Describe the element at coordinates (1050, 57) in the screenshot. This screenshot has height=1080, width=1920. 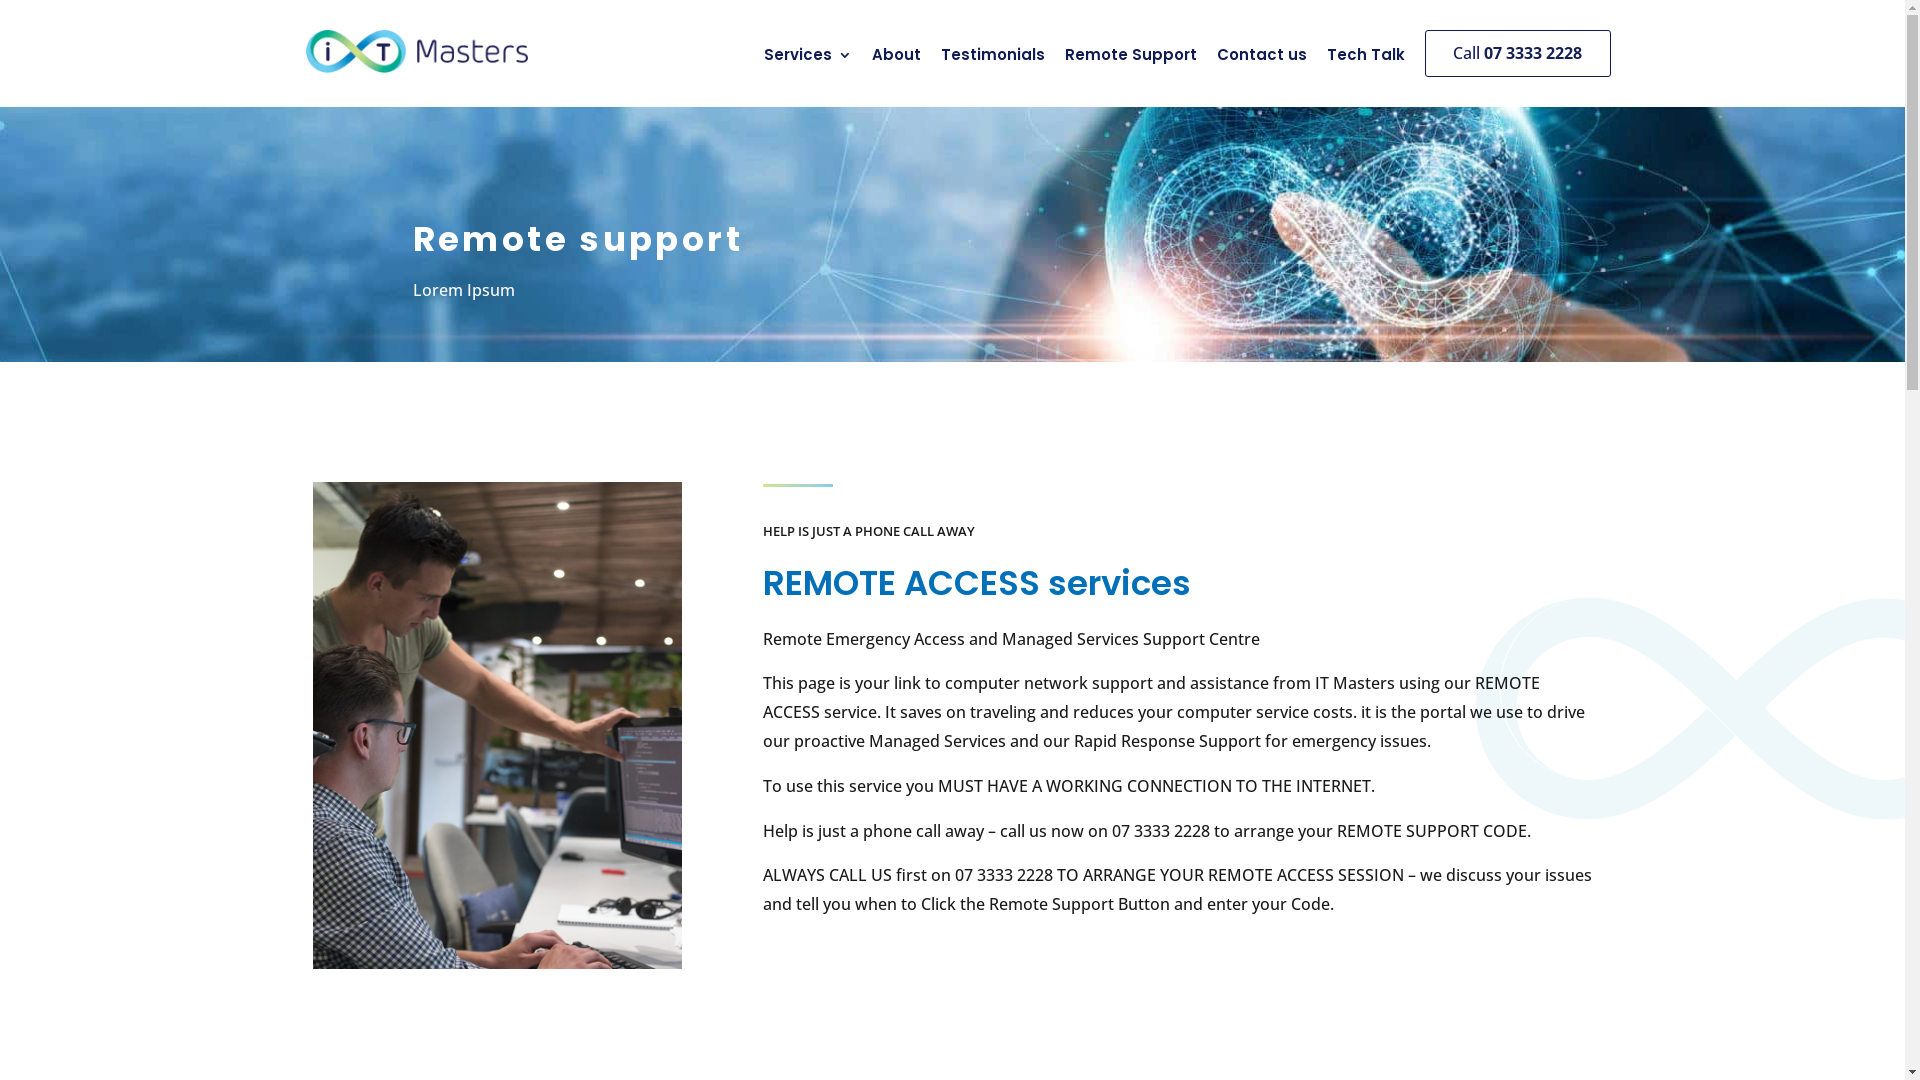
I see `'Remote Support'` at that location.